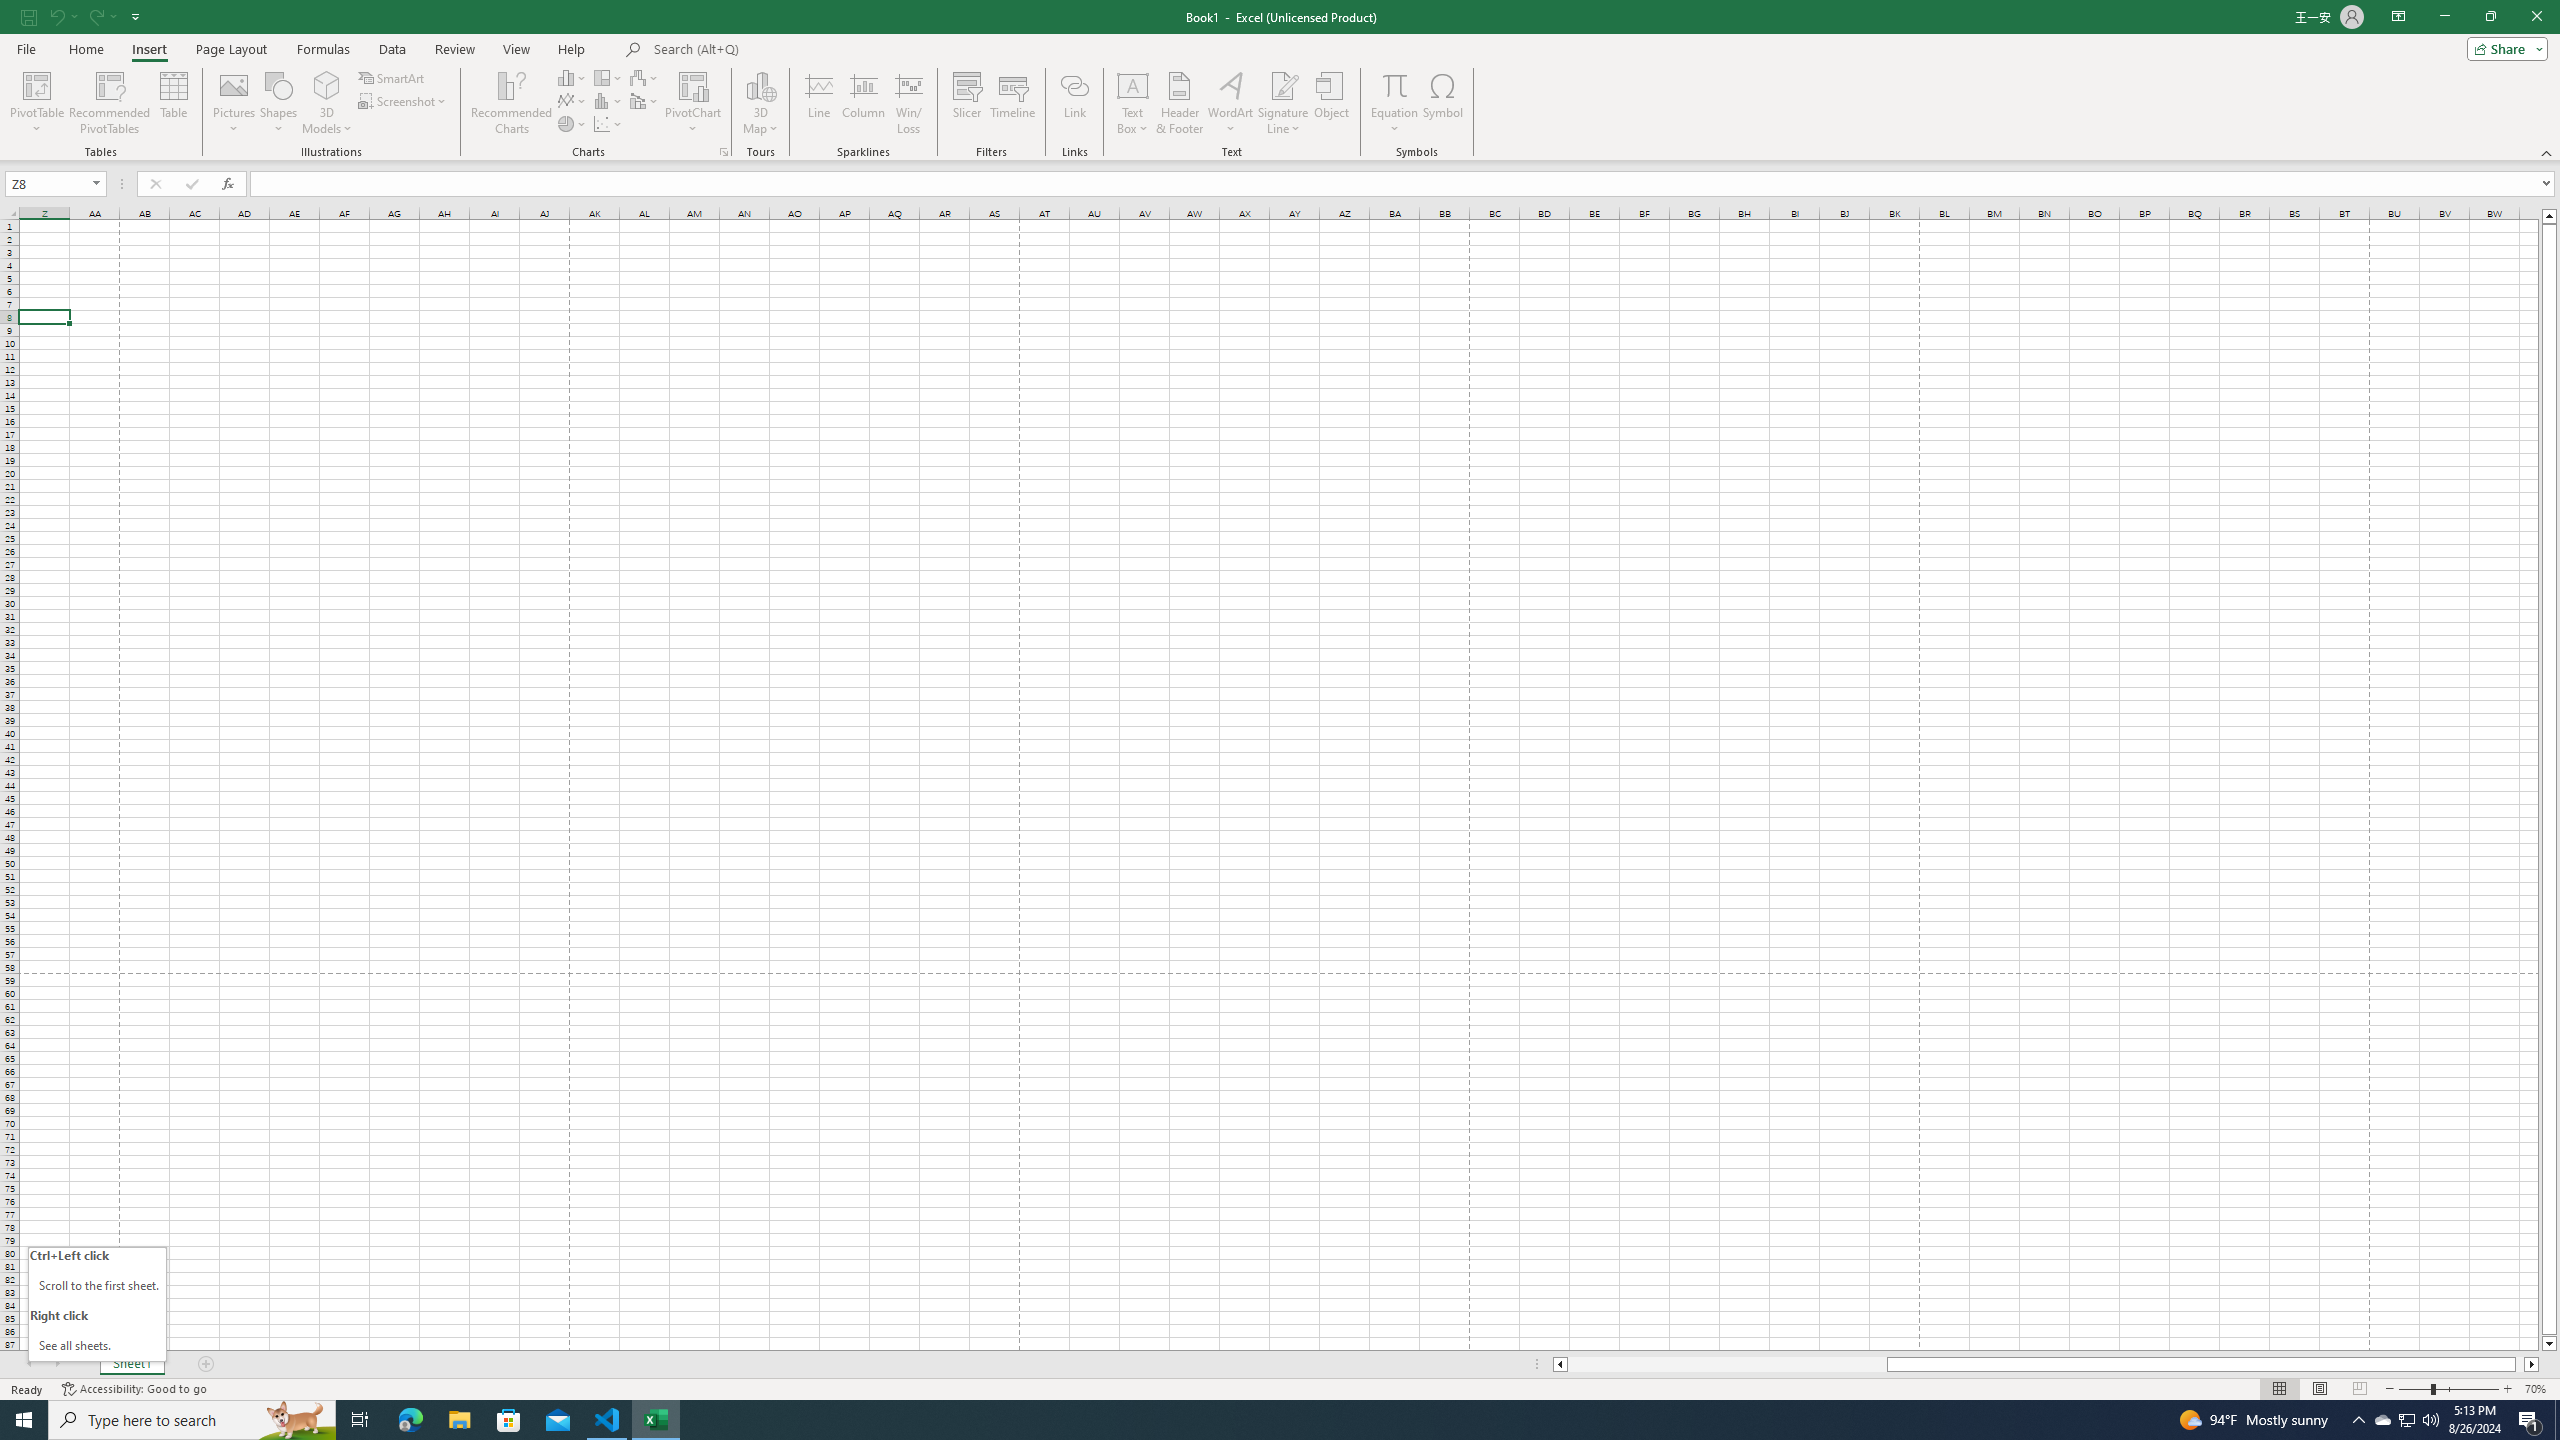 This screenshot has height=1440, width=2560. What do you see at coordinates (391, 77) in the screenshot?
I see `'SmartArt...'` at bounding box center [391, 77].